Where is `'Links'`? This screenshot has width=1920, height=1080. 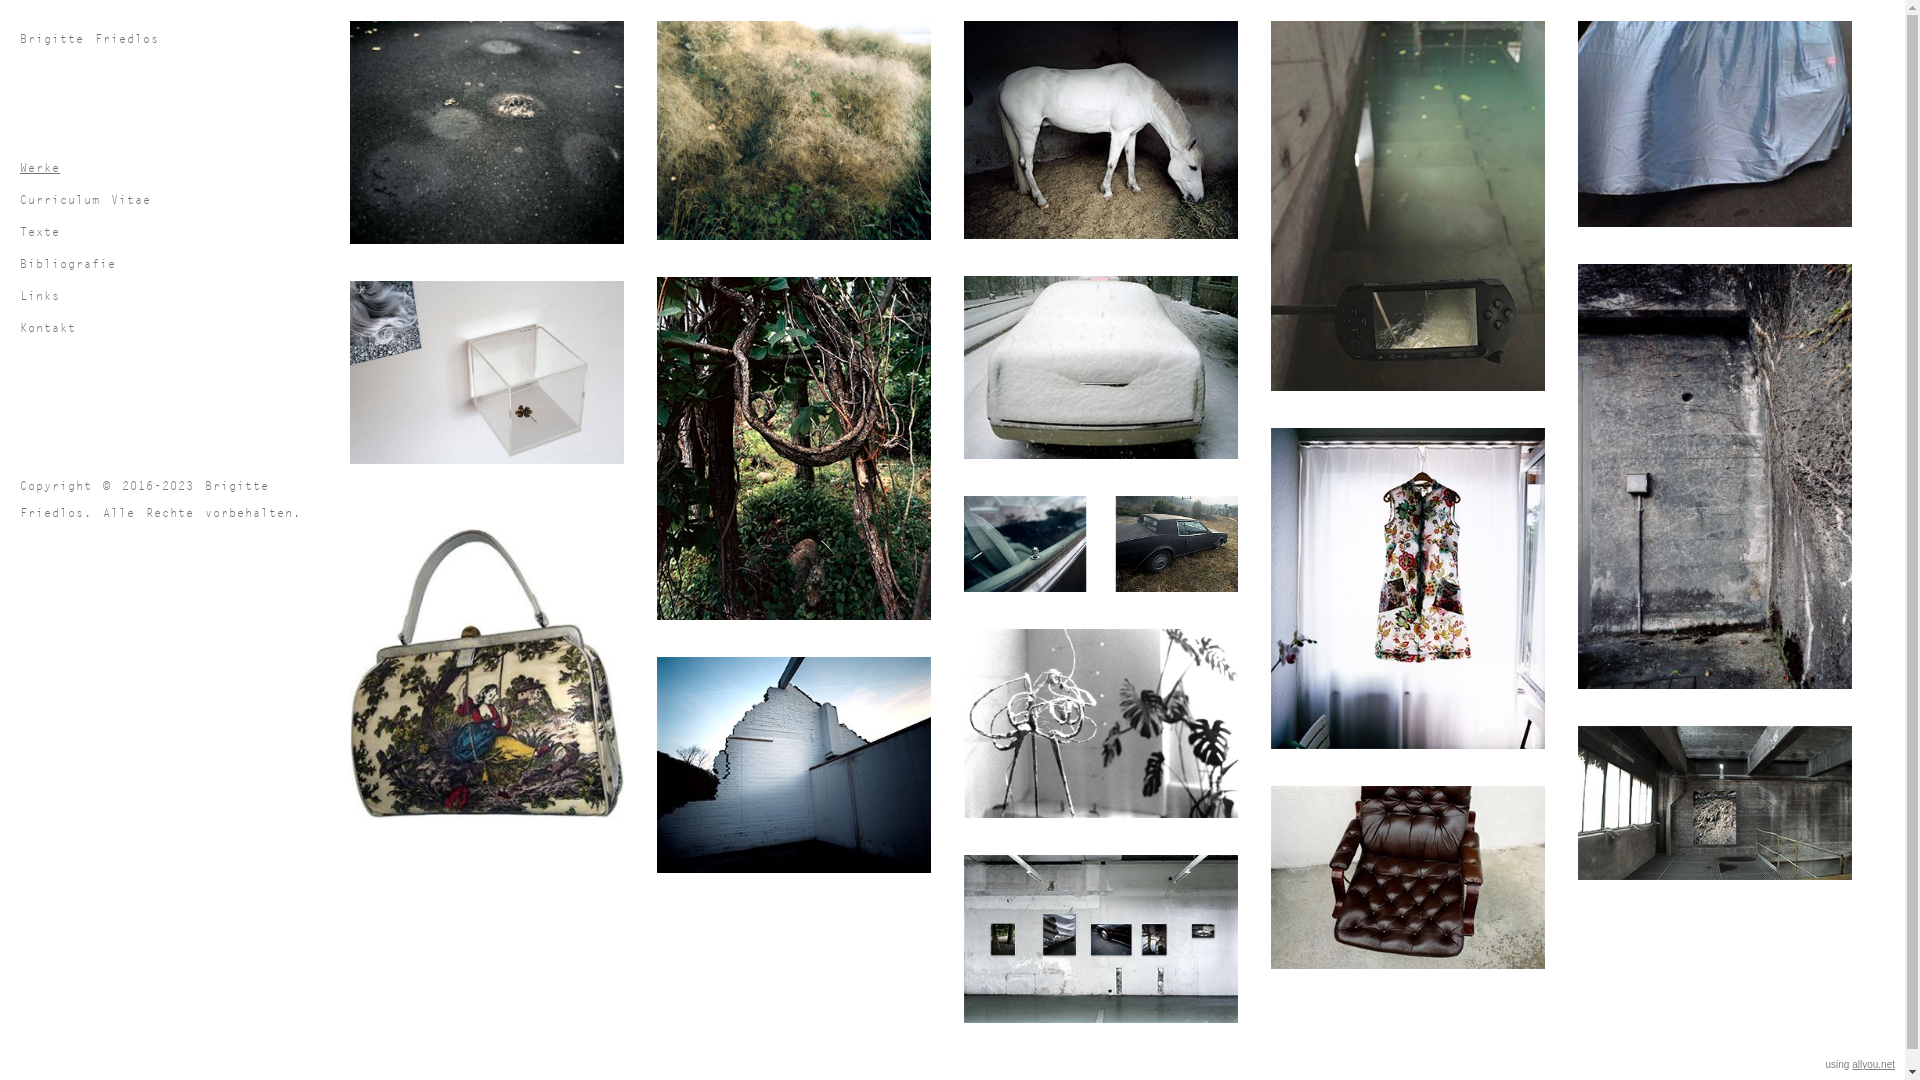 'Links' is located at coordinates (19, 295).